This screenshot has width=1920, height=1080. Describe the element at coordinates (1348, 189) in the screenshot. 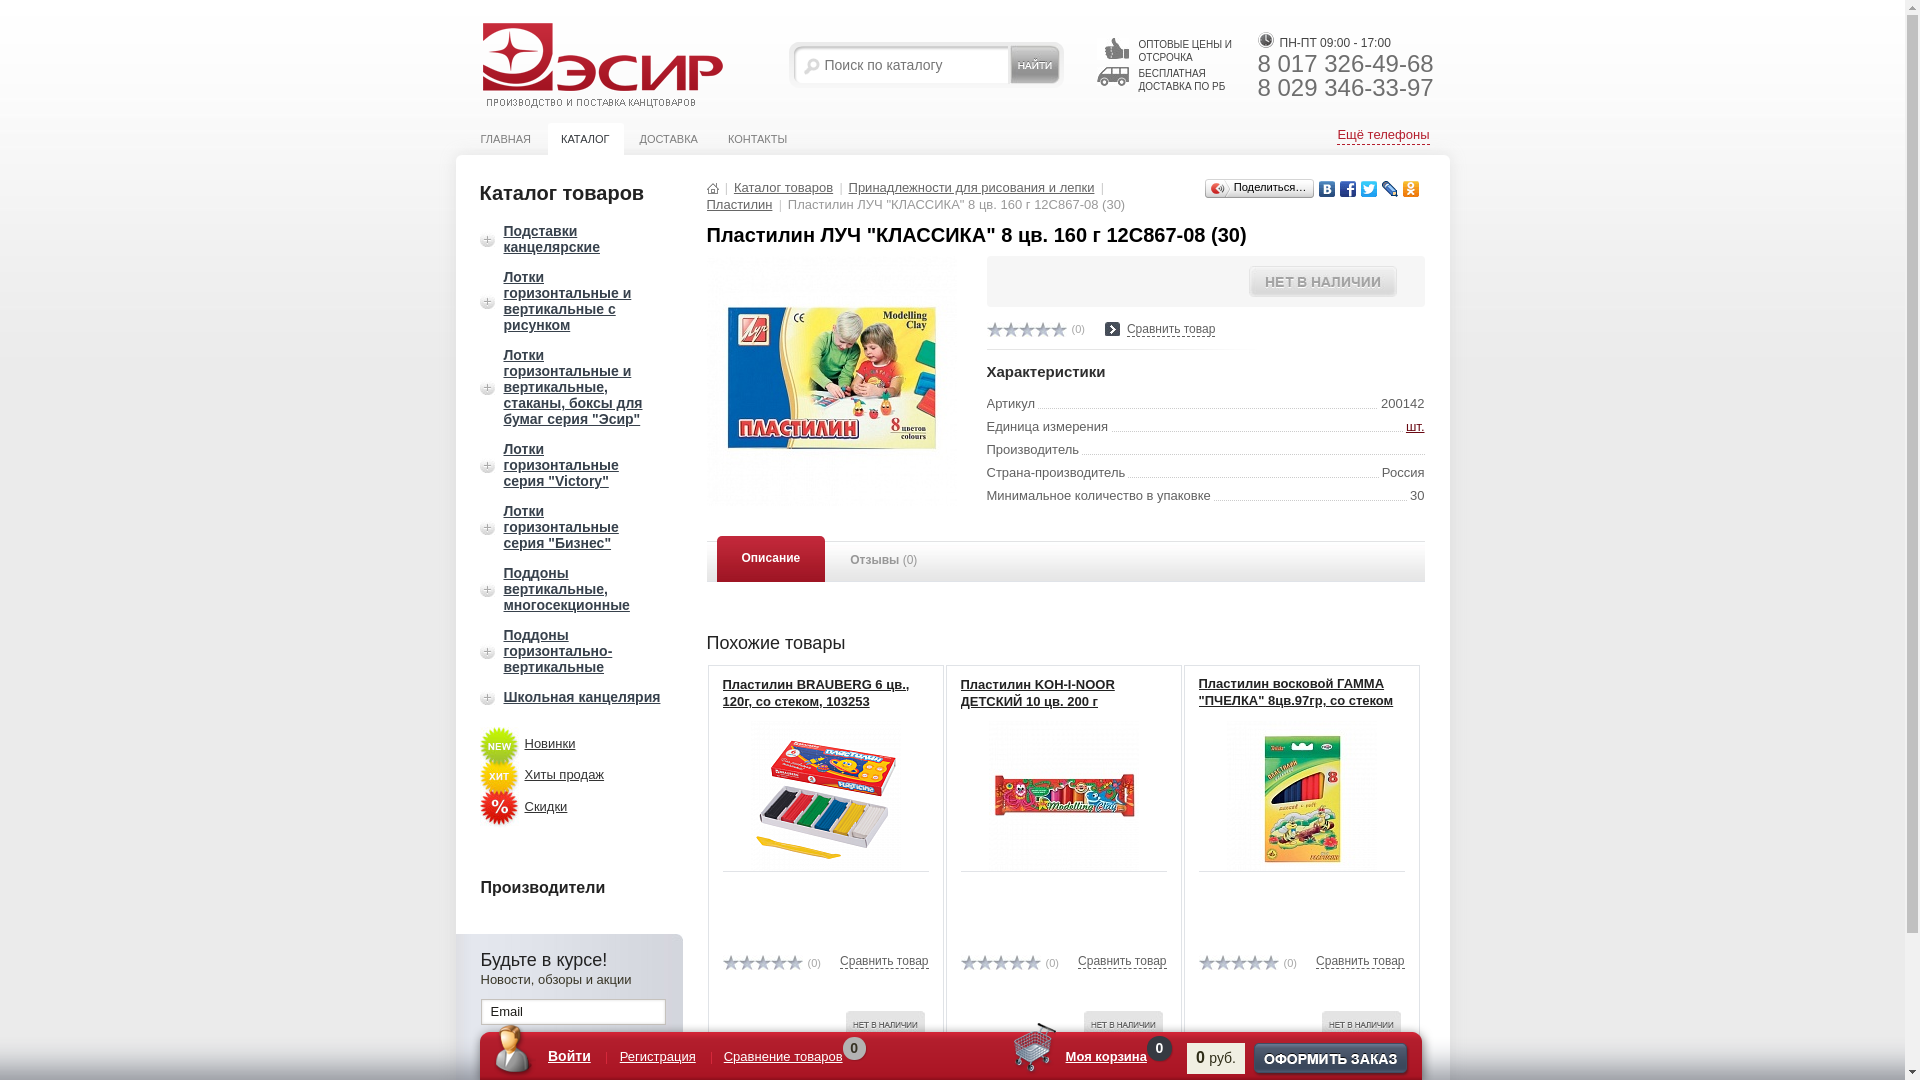

I see `'Facebook'` at that location.